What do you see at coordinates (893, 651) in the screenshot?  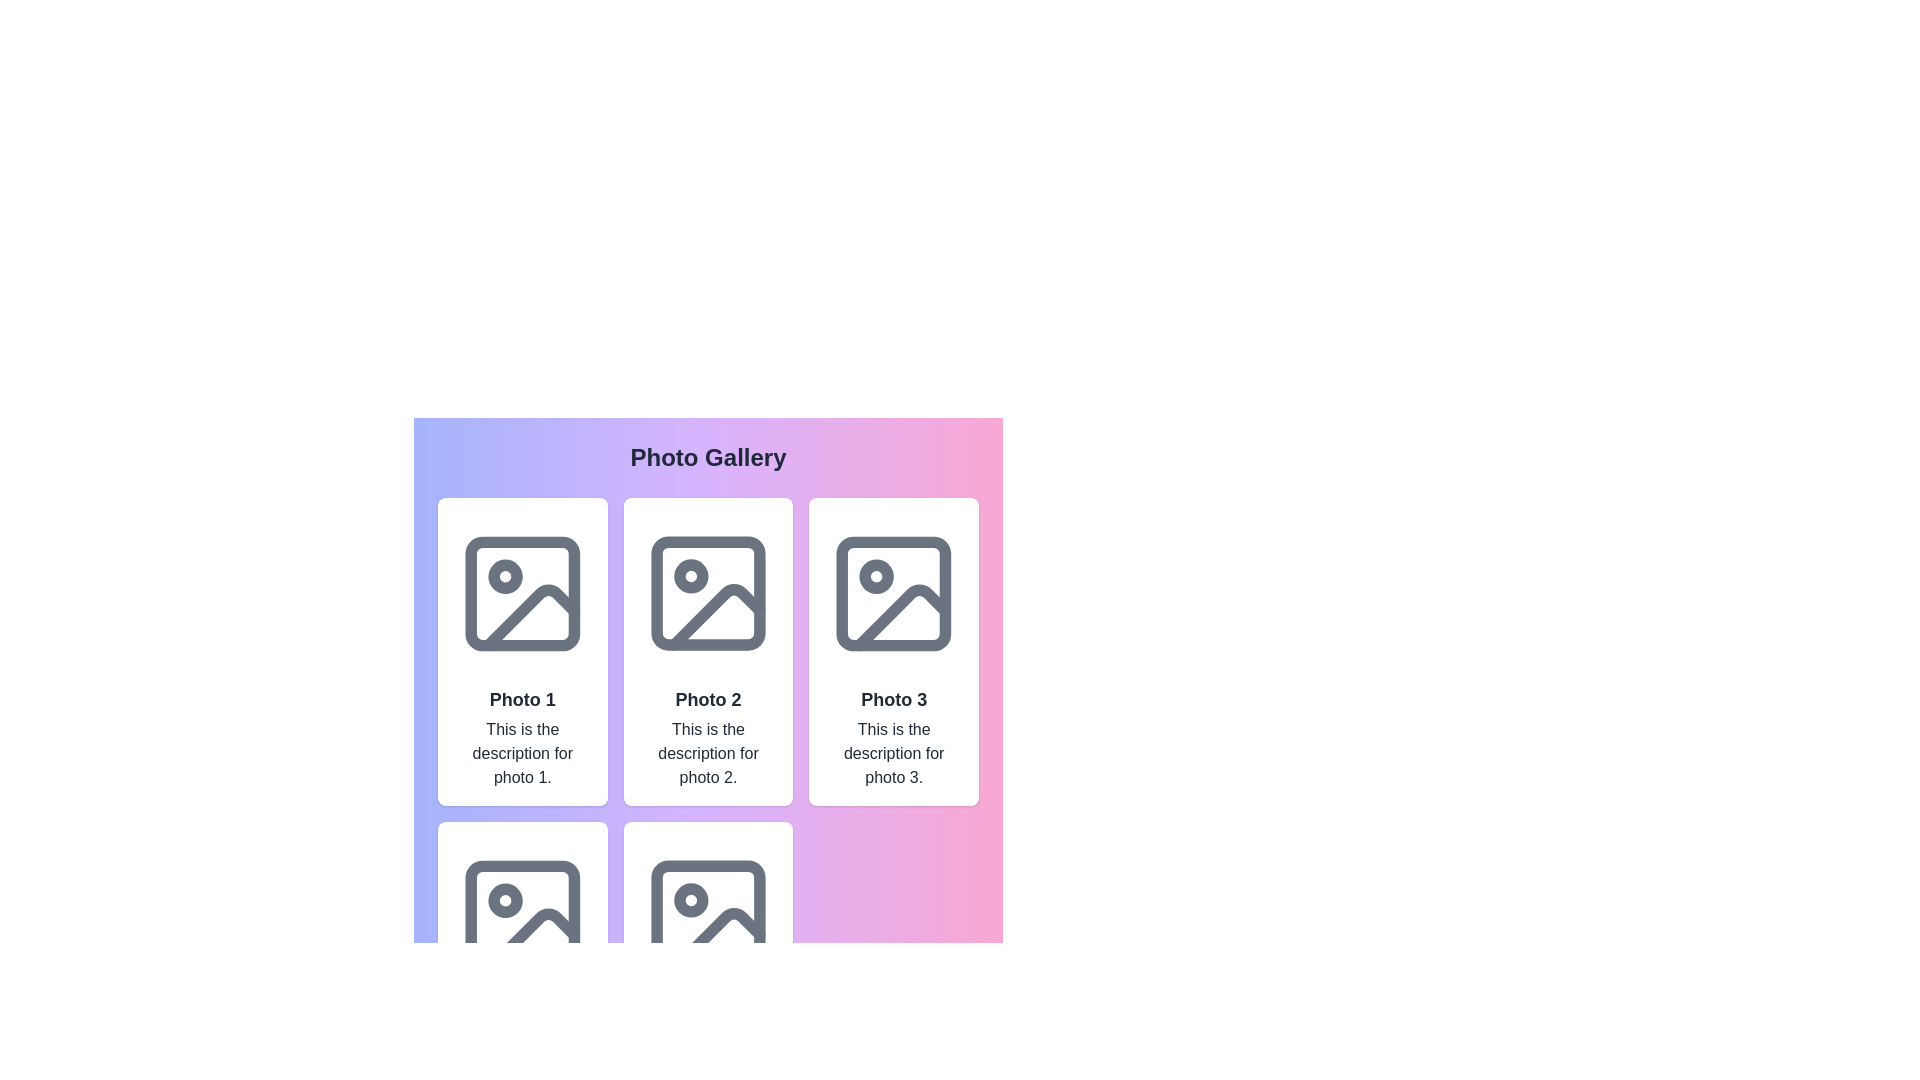 I see `the third photo card in the grid layout, which displays a title and description` at bounding box center [893, 651].